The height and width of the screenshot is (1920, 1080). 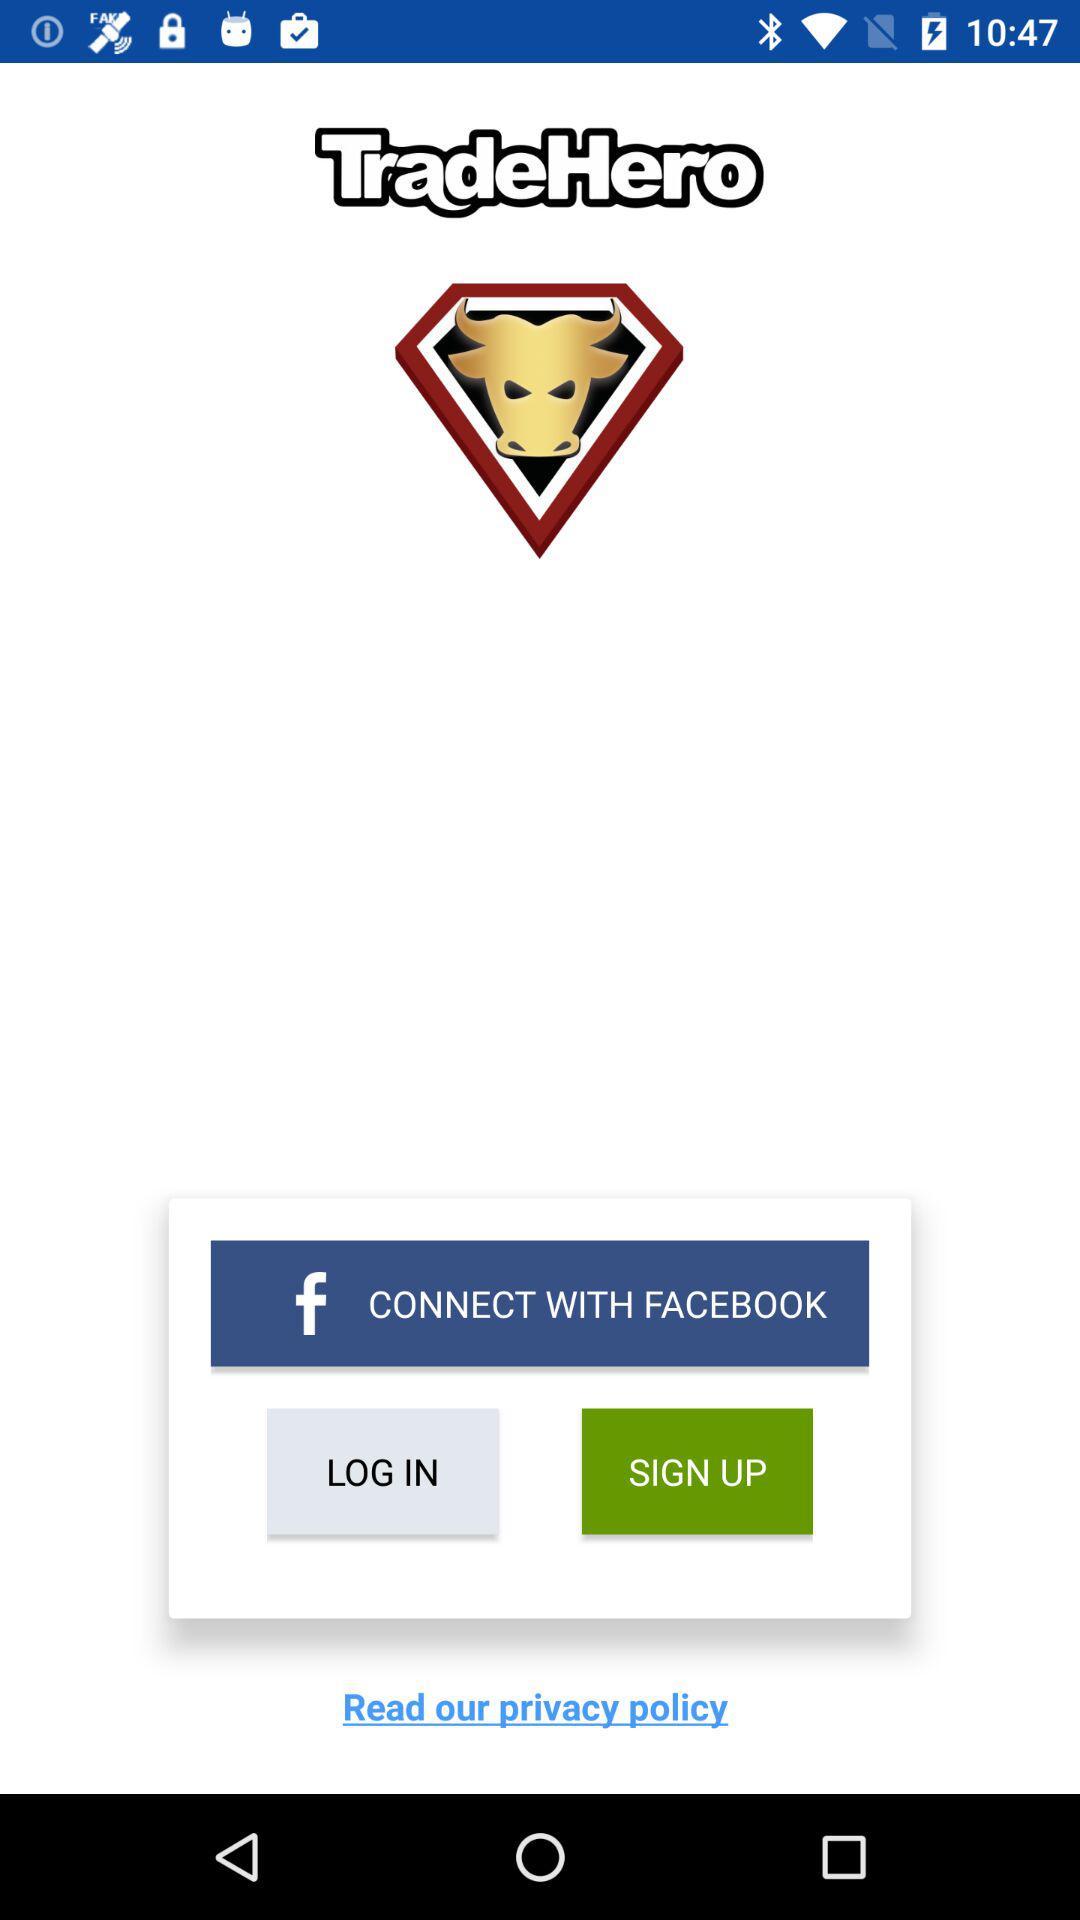 What do you see at coordinates (540, 1303) in the screenshot?
I see `connect with facebook` at bounding box center [540, 1303].